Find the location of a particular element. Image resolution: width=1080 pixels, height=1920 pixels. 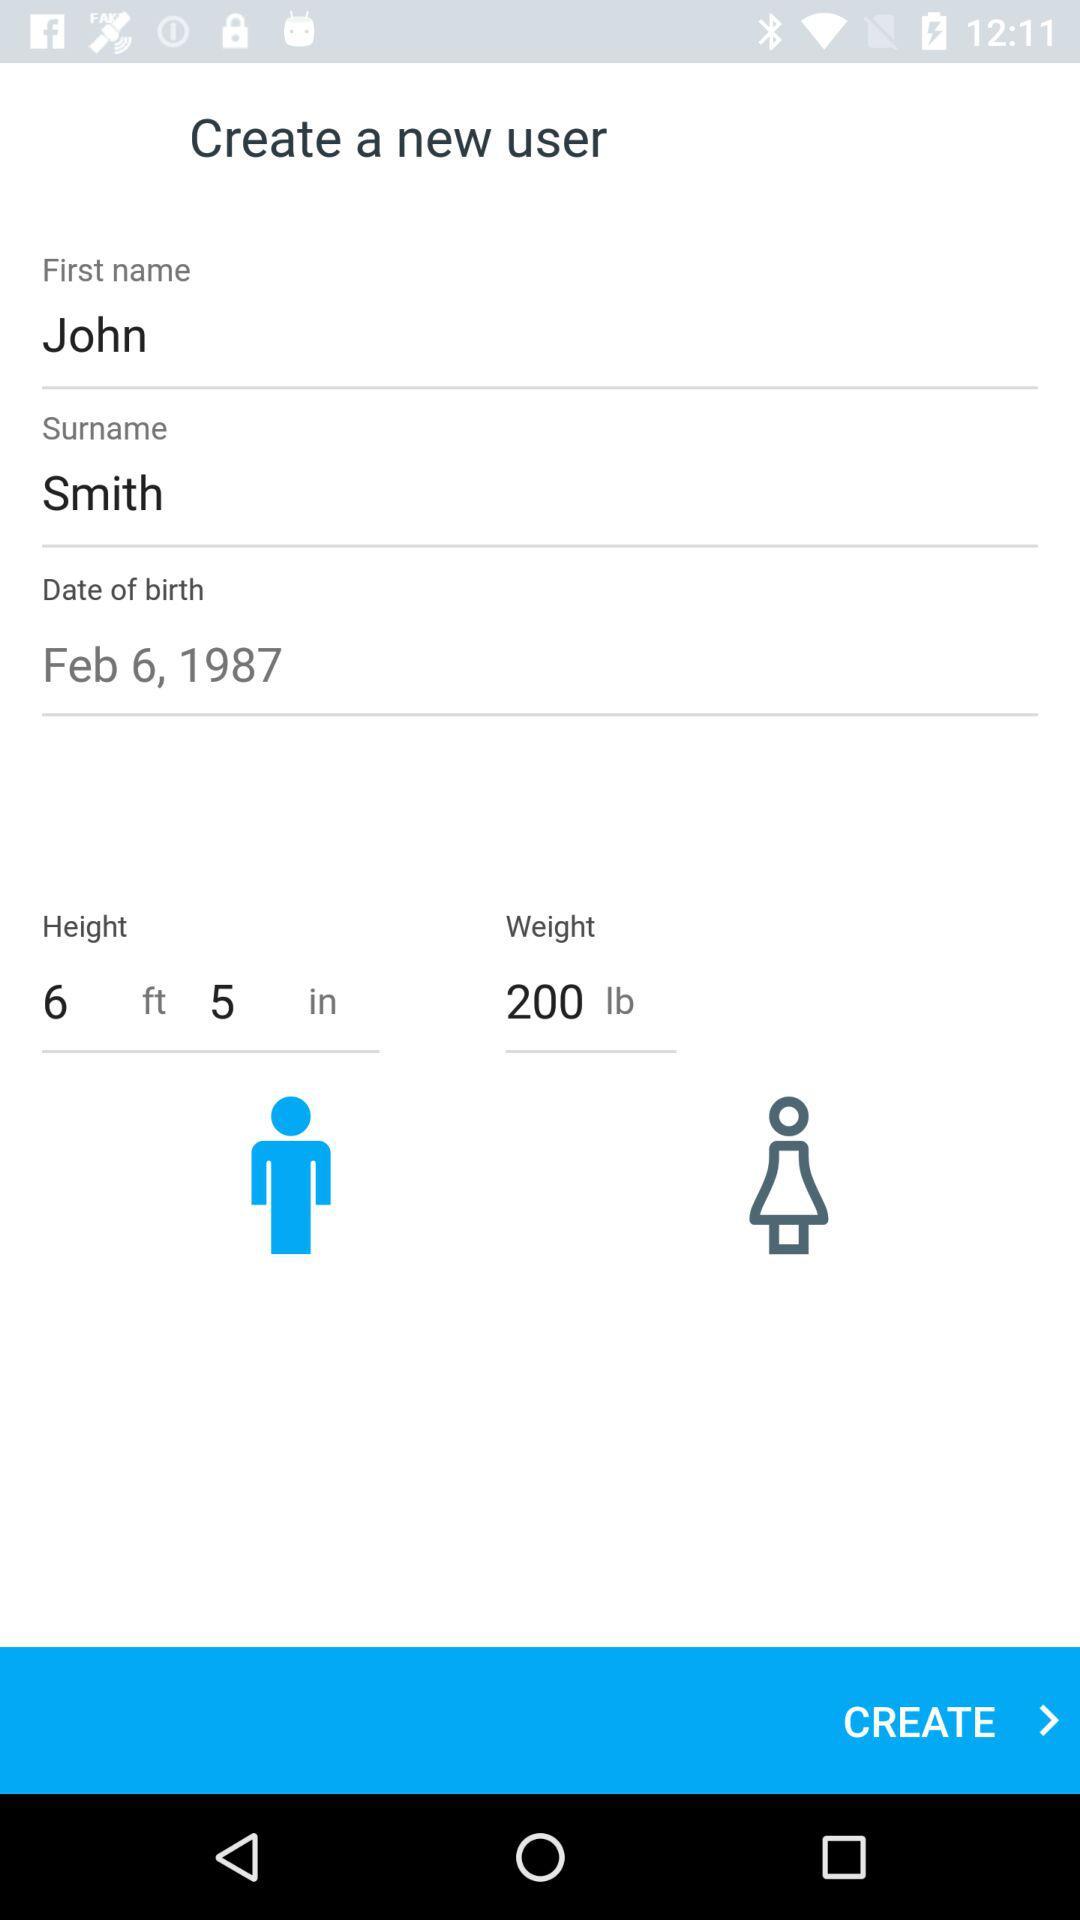

item below 200 item is located at coordinates (788, 1174).